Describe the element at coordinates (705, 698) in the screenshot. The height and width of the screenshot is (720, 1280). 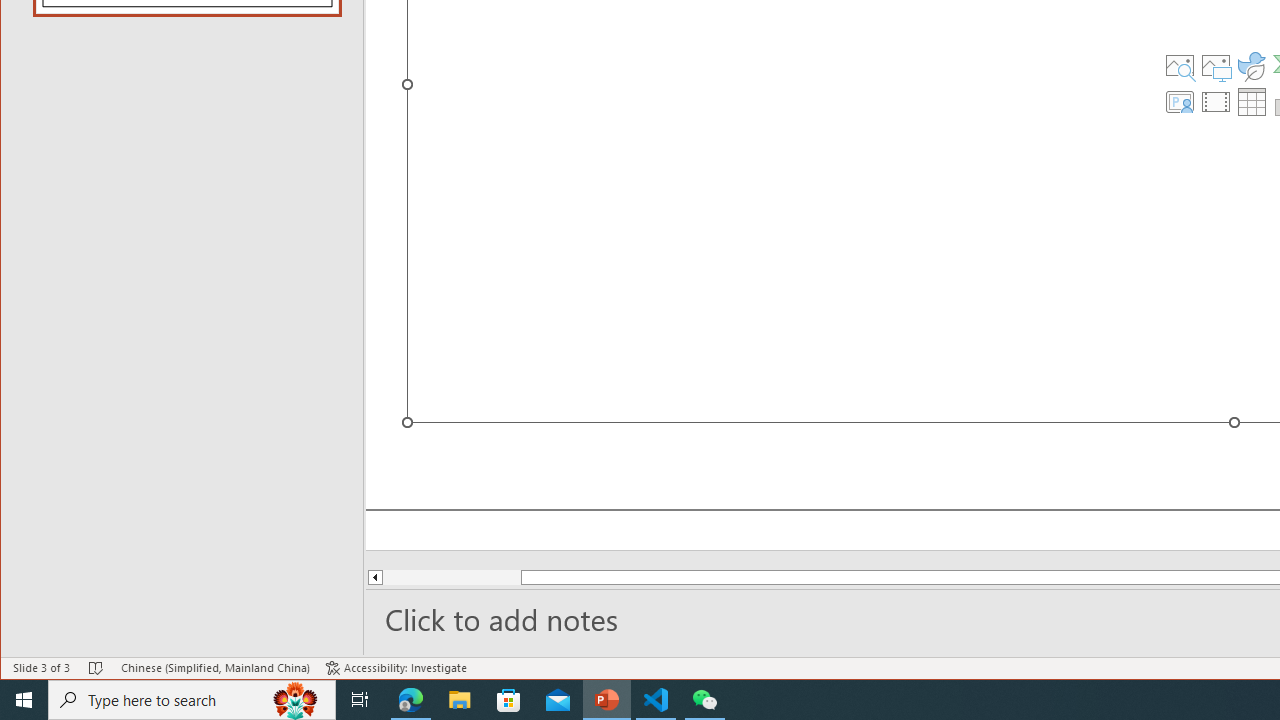
I see `'WeChat - 1 running window'` at that location.